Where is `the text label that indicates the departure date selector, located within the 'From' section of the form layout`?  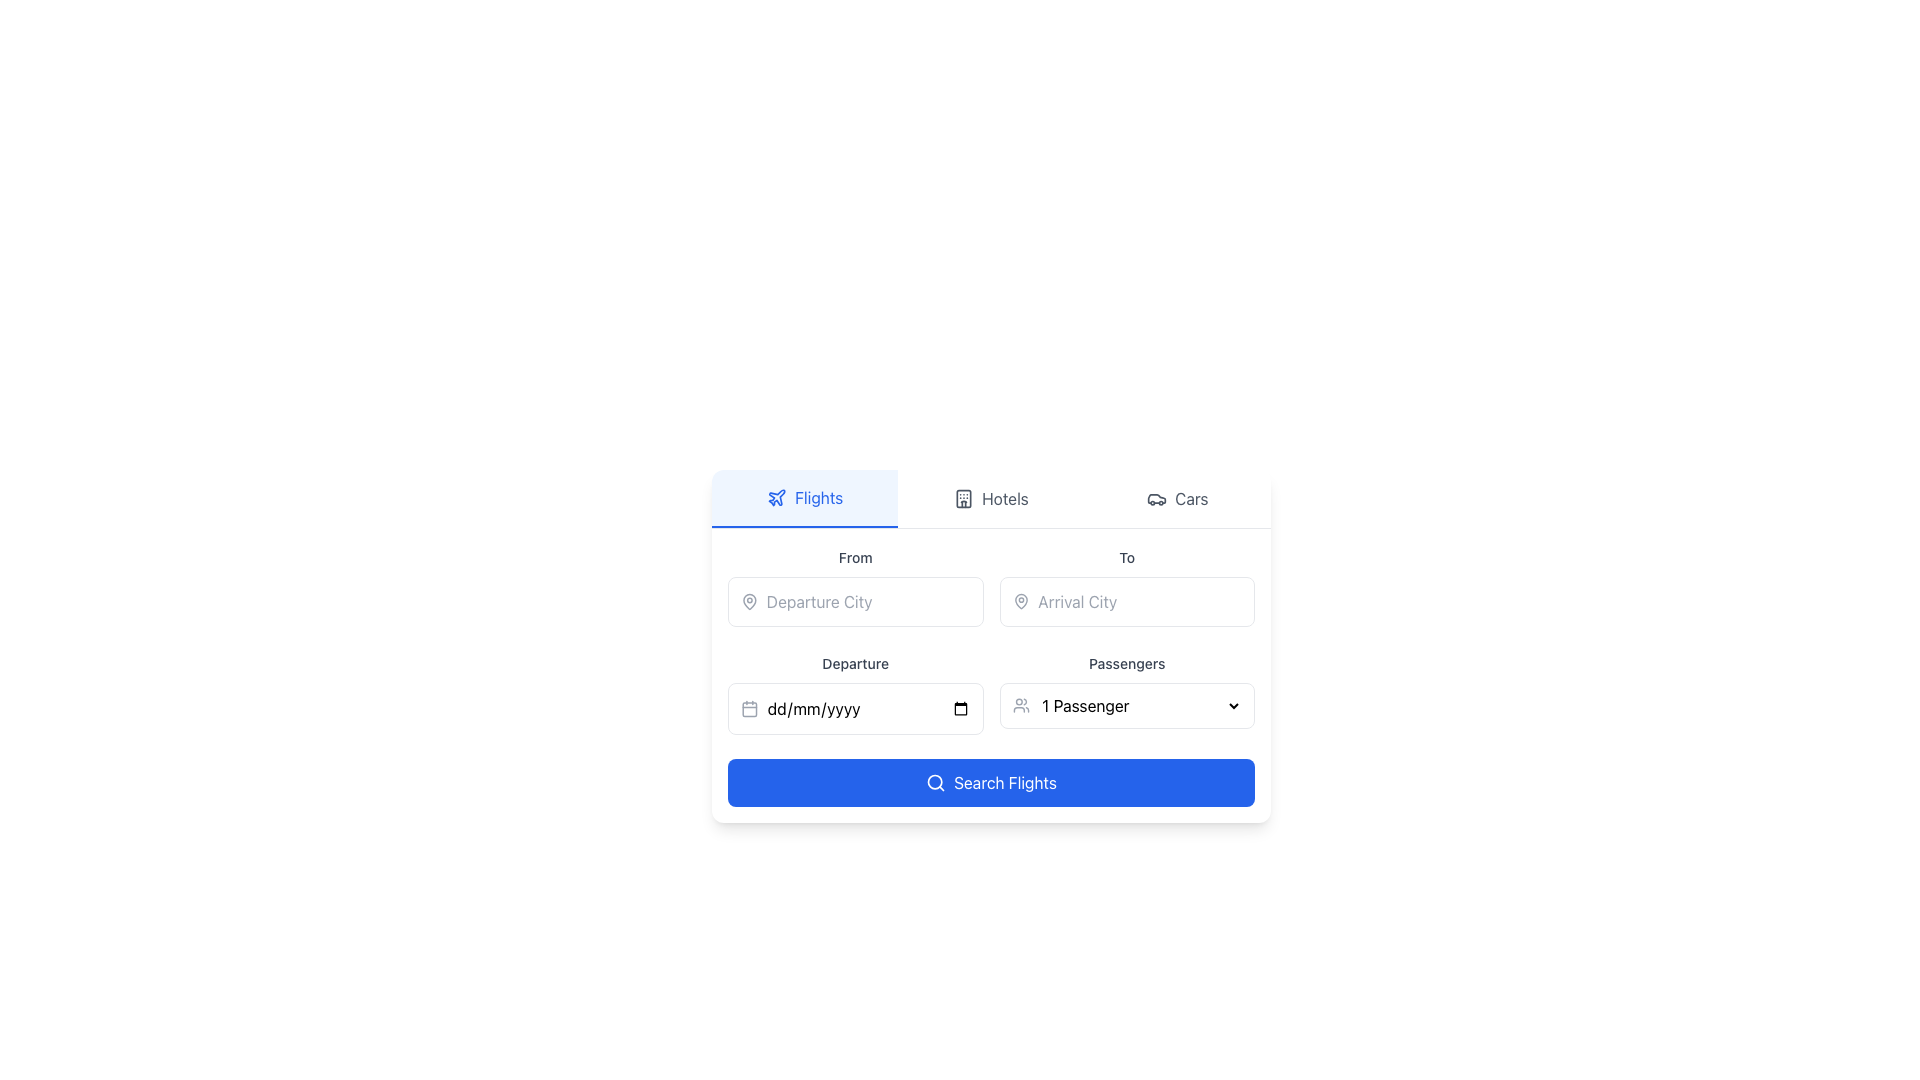 the text label that indicates the departure date selector, located within the 'From' section of the form layout is located at coordinates (855, 663).